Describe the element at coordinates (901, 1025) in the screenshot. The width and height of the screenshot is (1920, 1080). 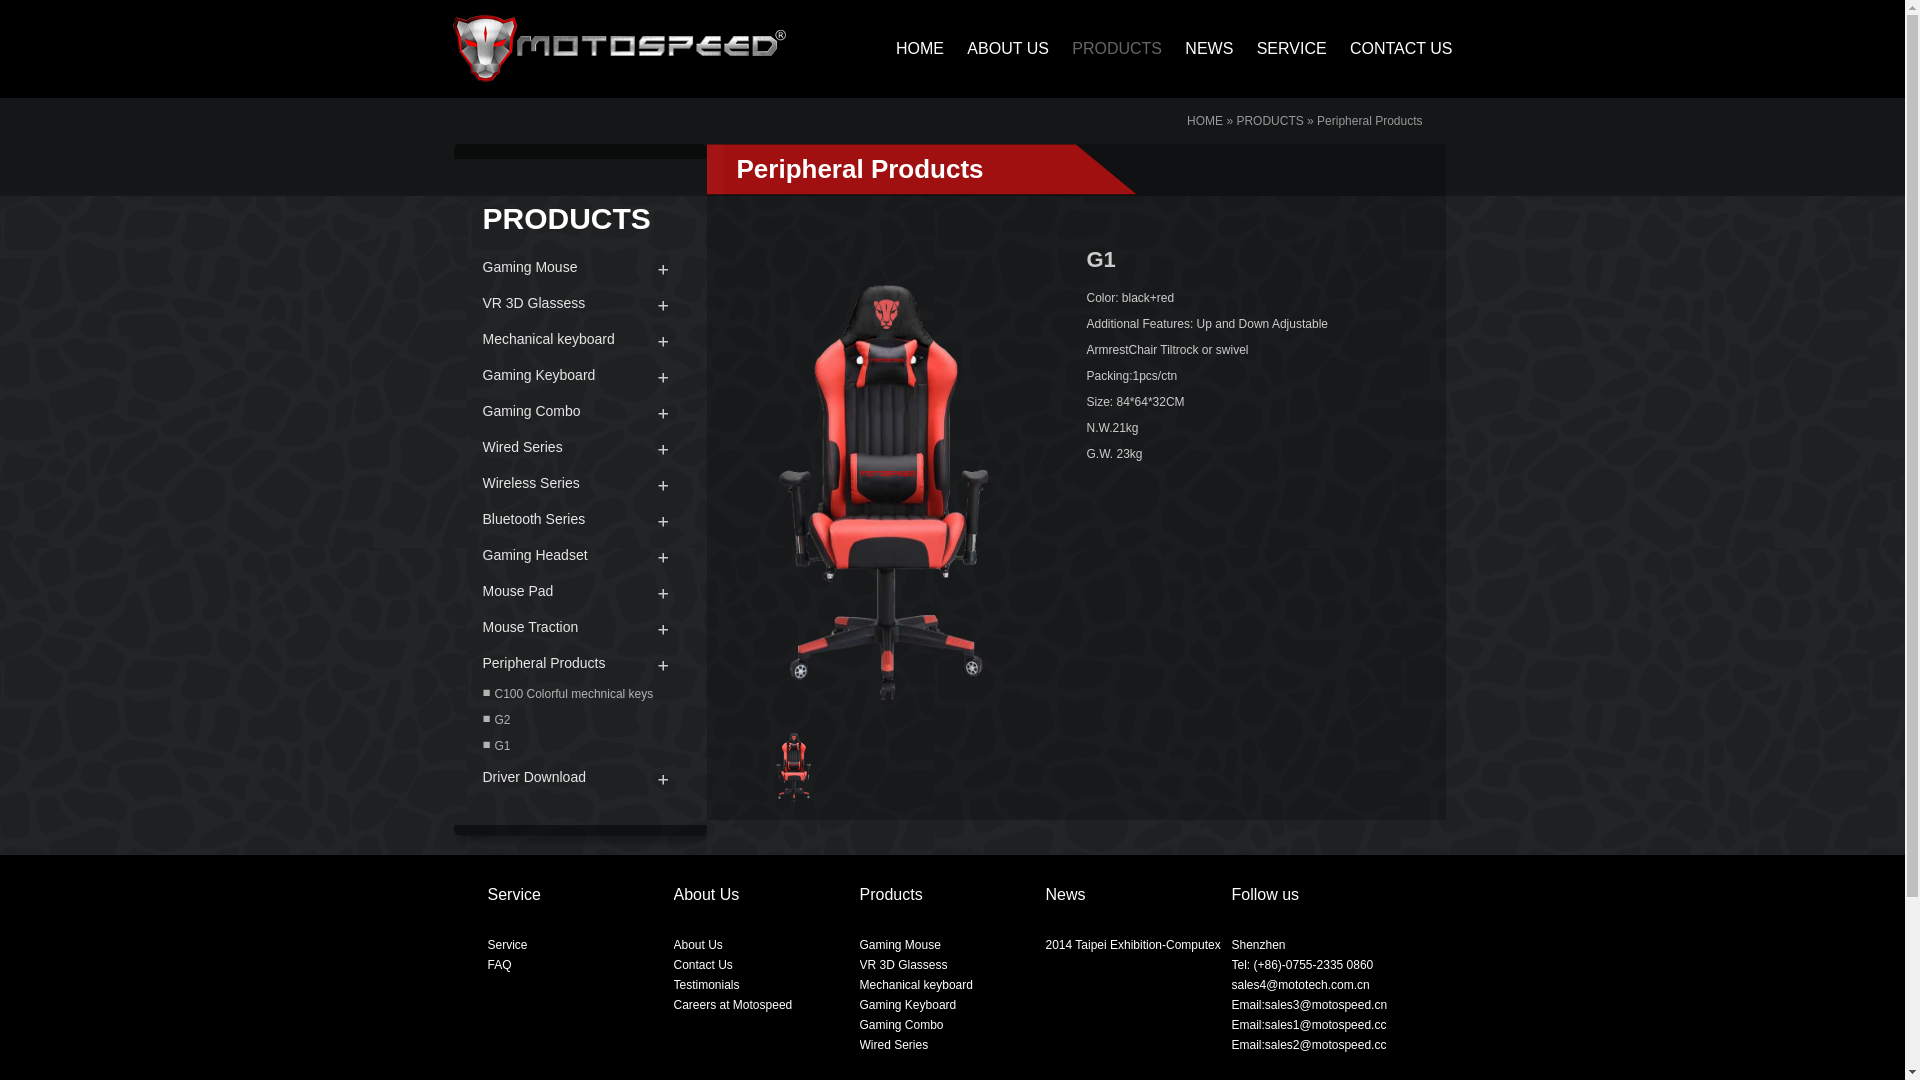
I see `'Gaming Combo'` at that location.